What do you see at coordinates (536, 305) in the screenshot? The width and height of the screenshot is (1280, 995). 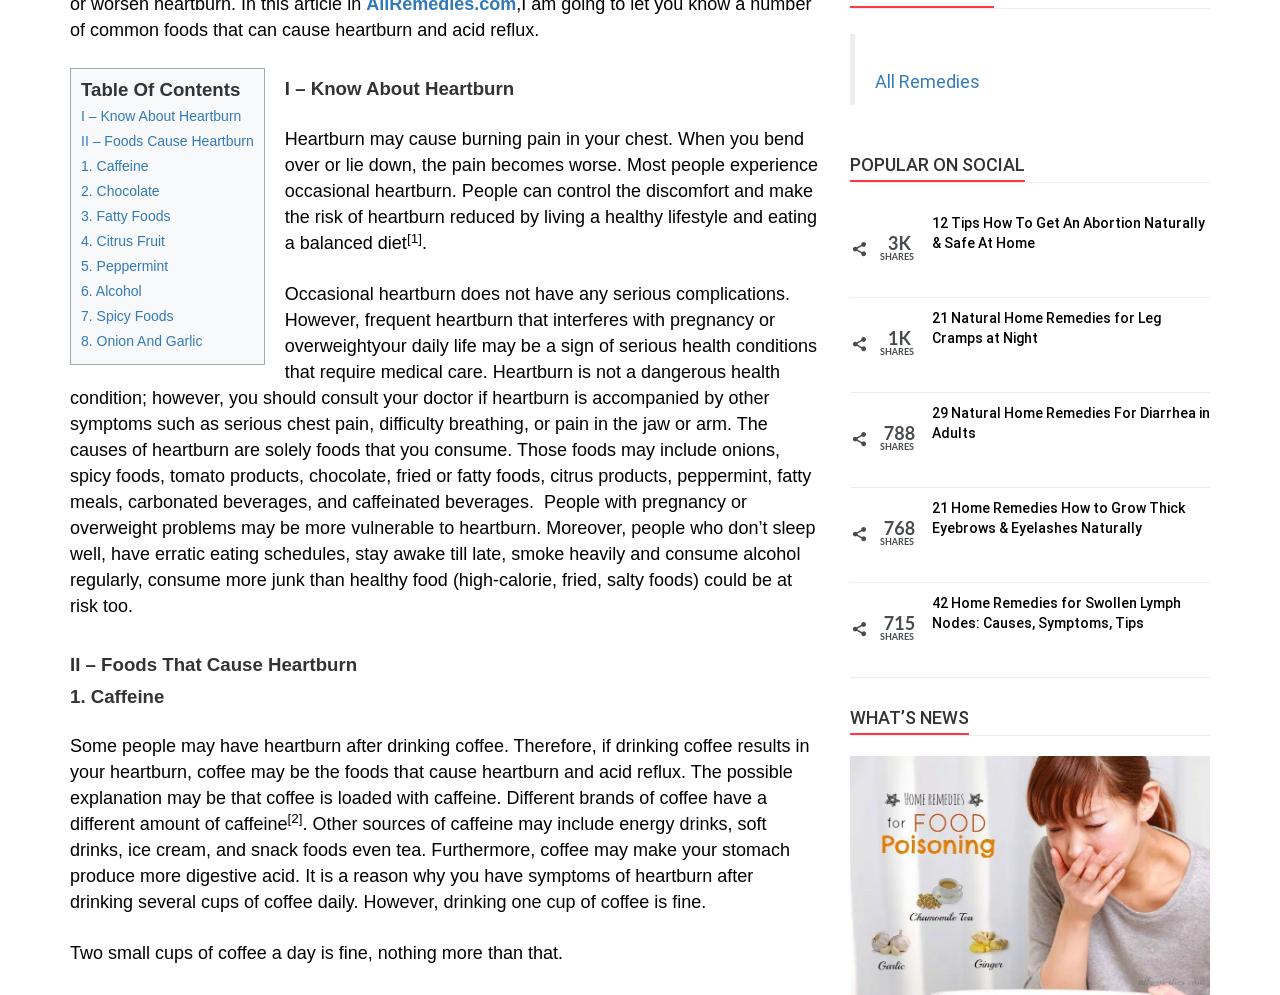 I see `'Occasional heartburn does not have any serious complications. However, frequent heartburn that interferes'` at bounding box center [536, 305].